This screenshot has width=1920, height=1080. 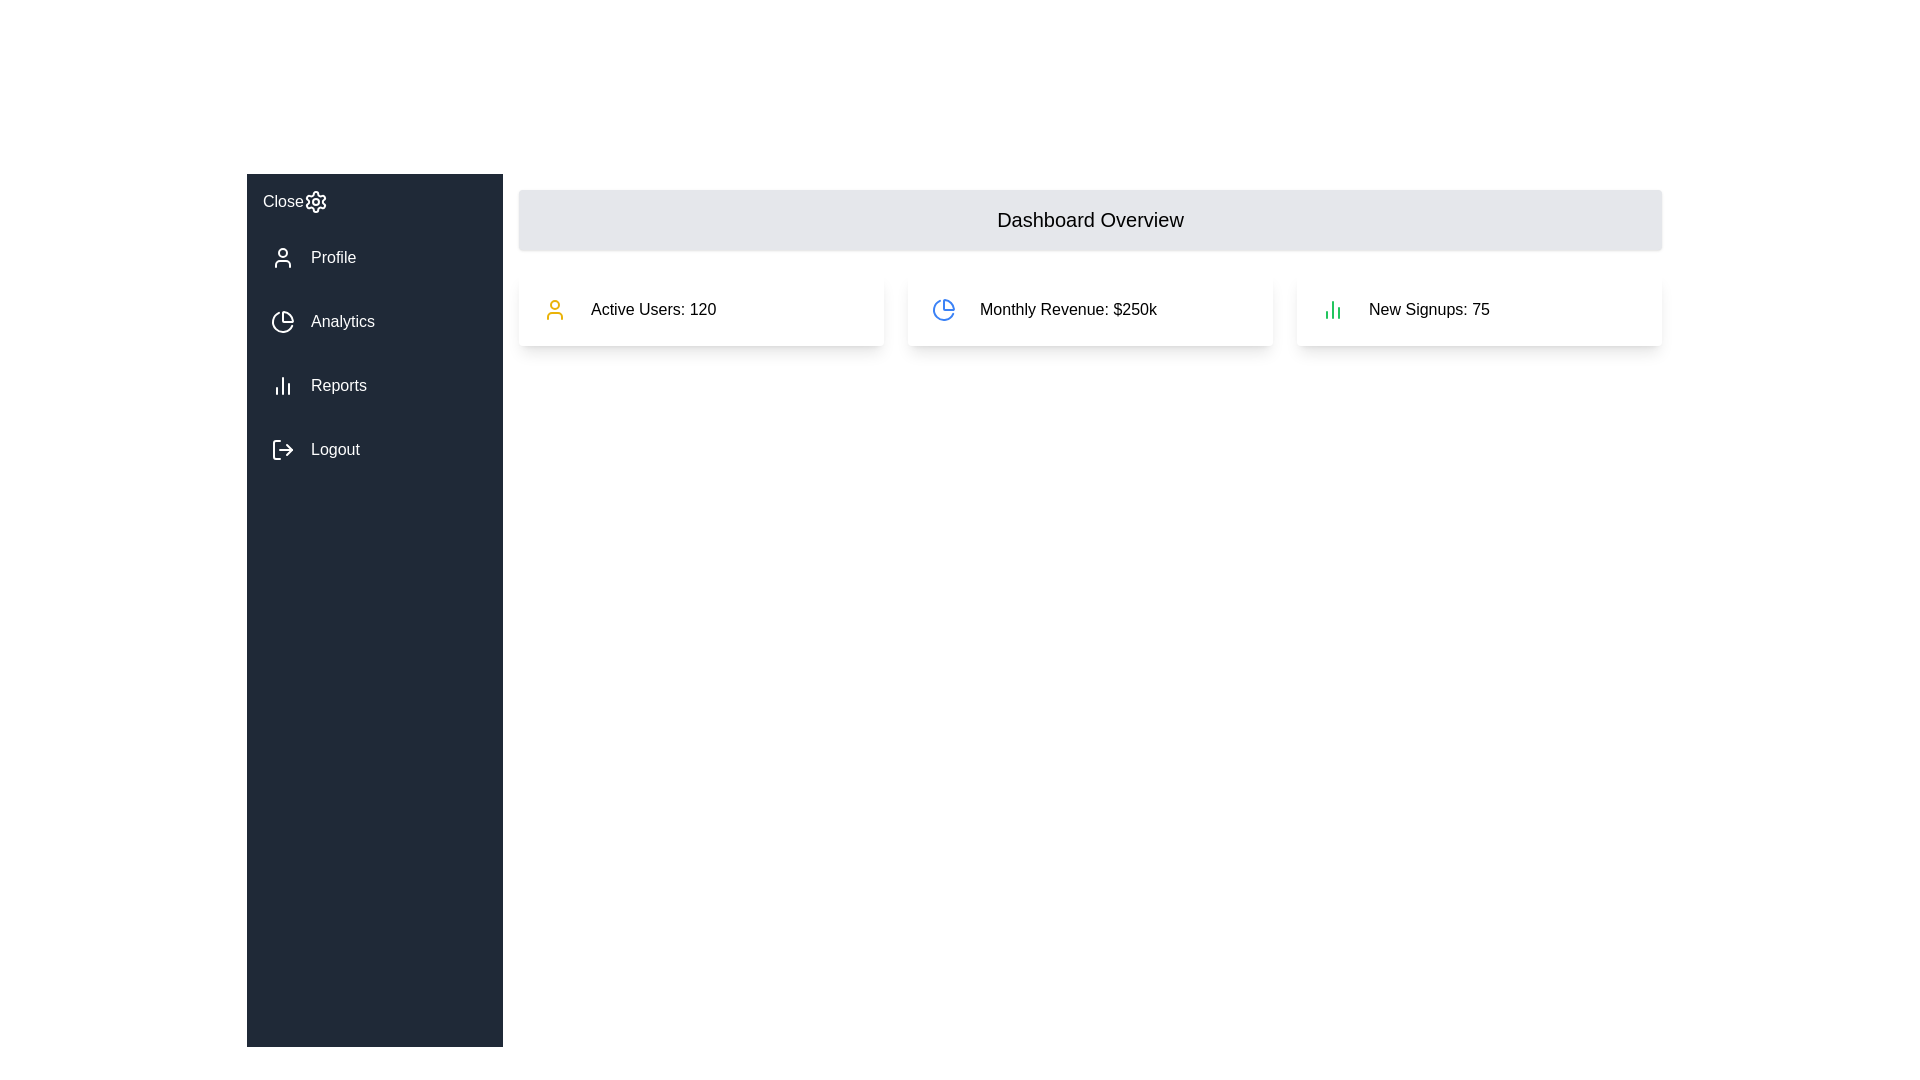 I want to click on the navigation group element consisting of interactive options like 'Profile', 'Analytics', 'Reports', and 'Logout' in the sidebar, so click(x=374, y=353).